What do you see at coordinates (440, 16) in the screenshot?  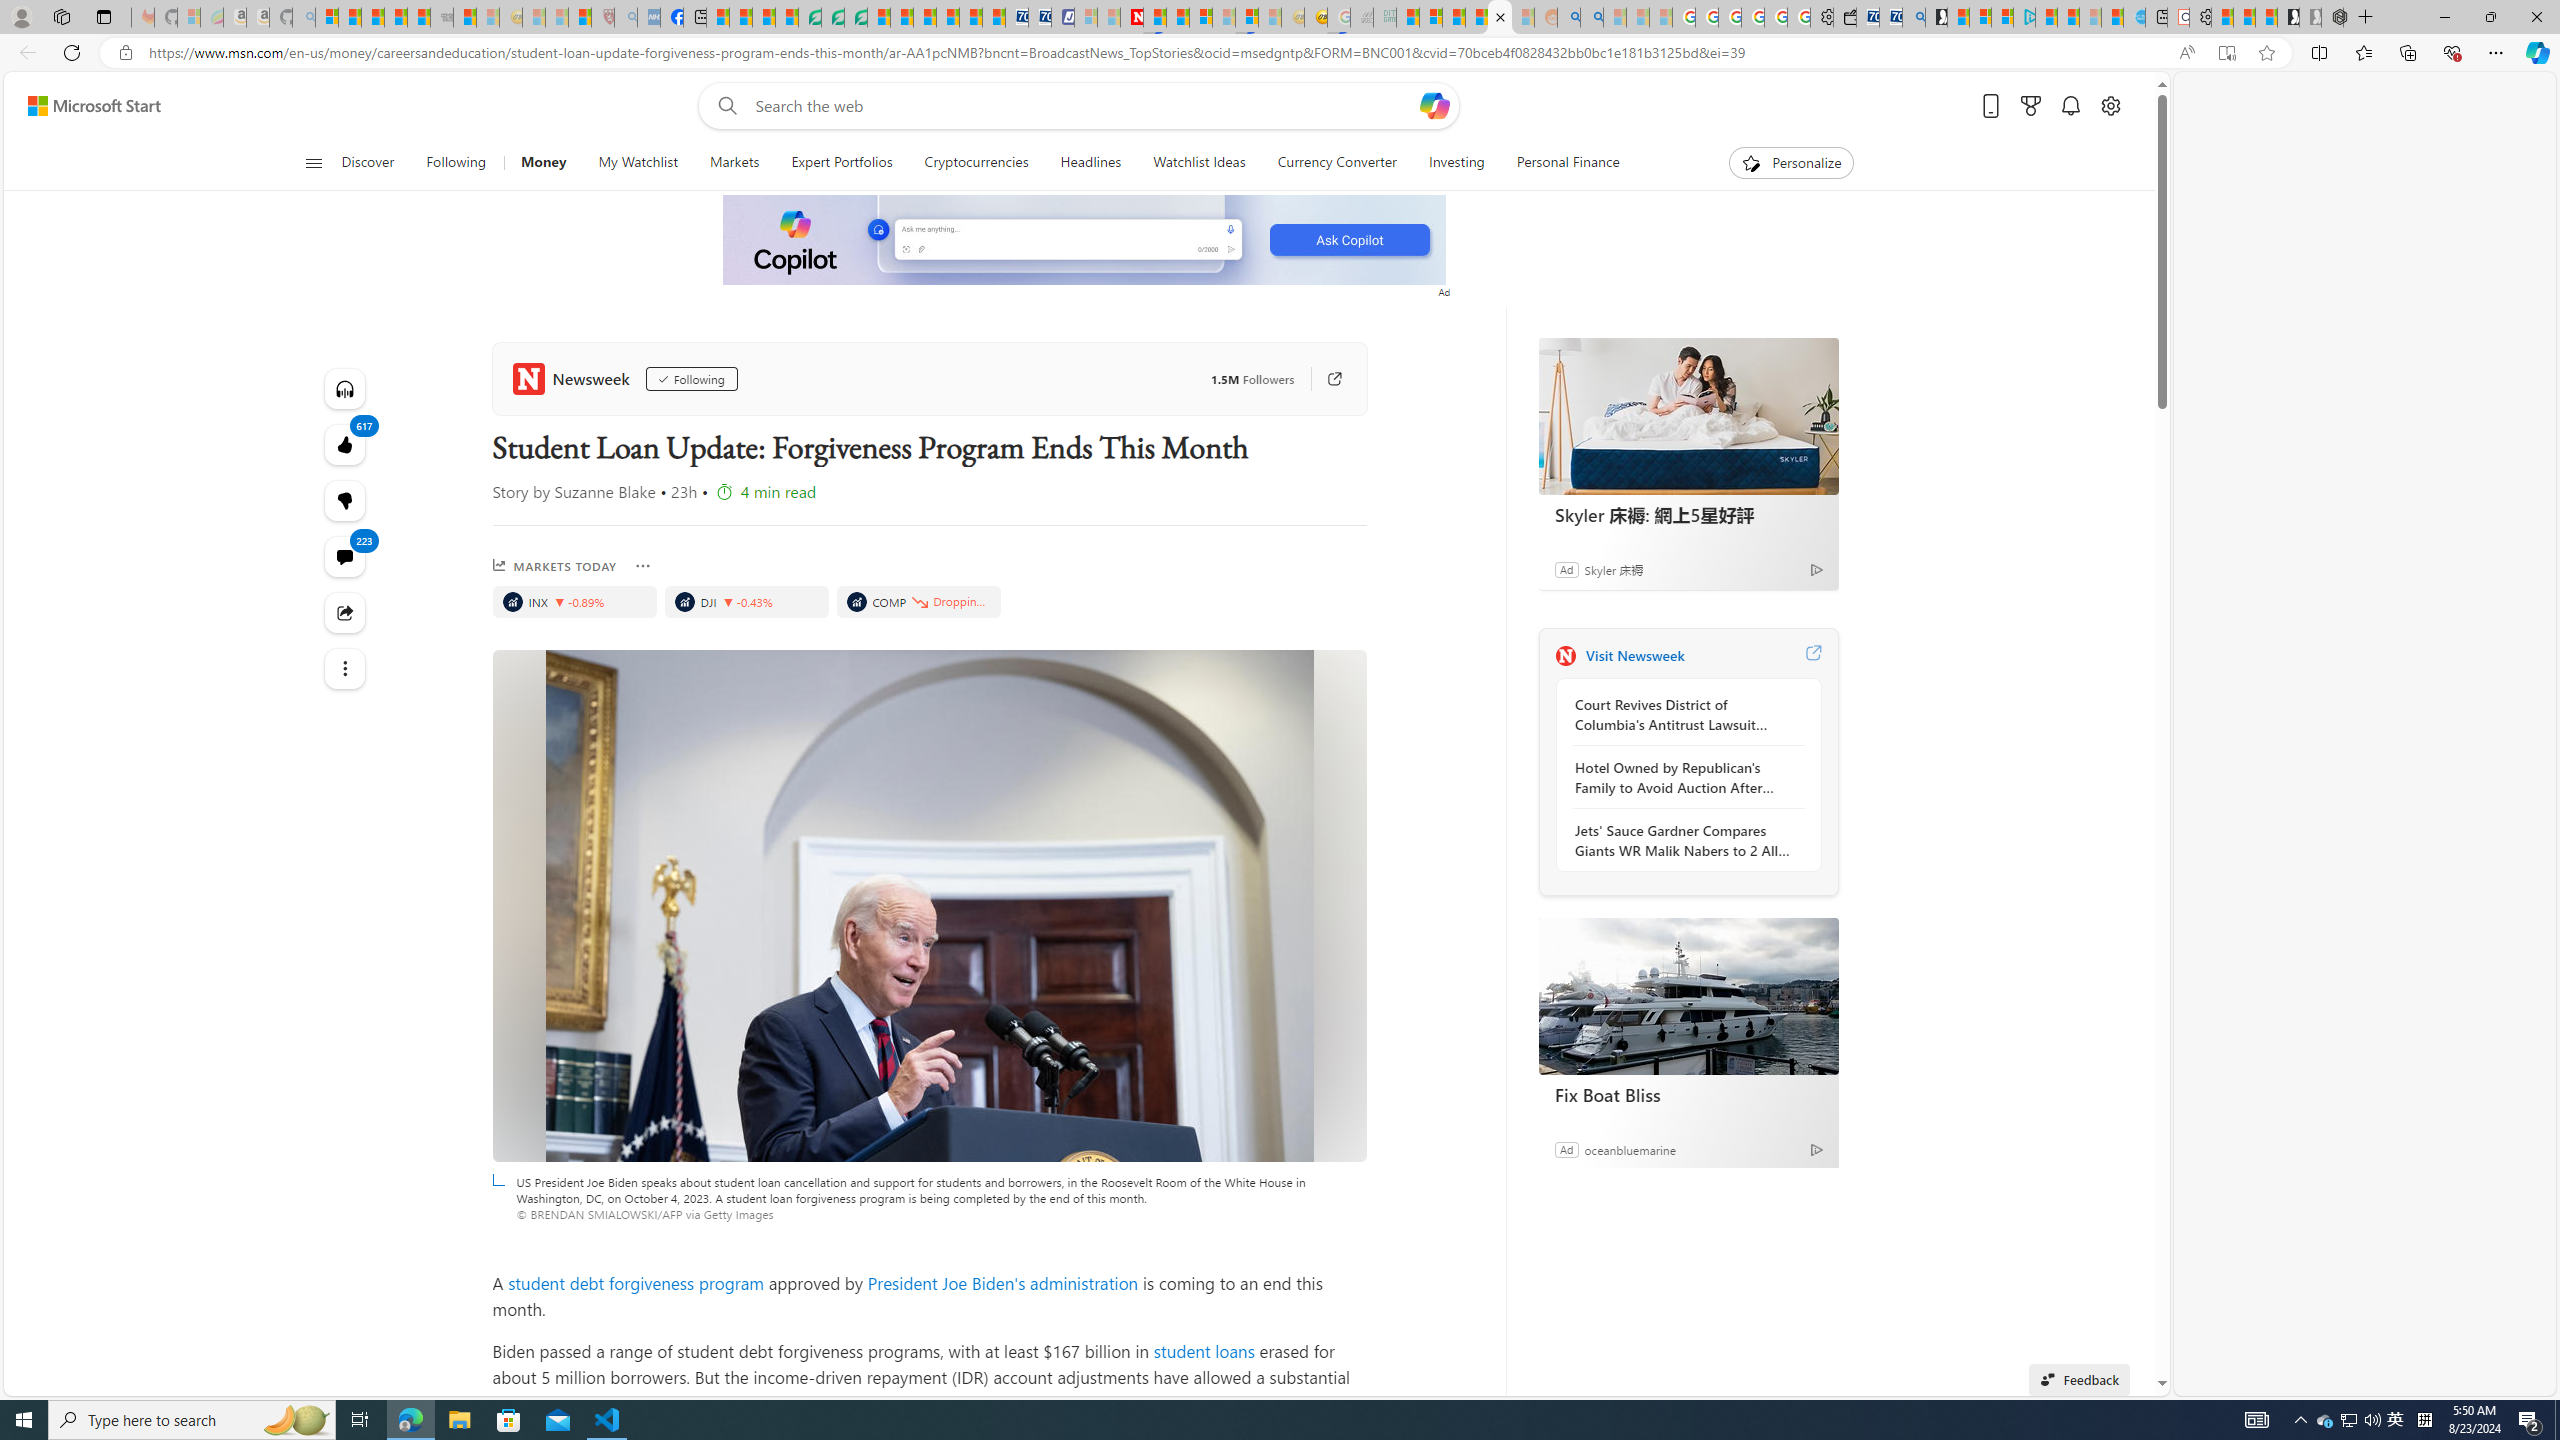 I see `'Combat Siege'` at bounding box center [440, 16].